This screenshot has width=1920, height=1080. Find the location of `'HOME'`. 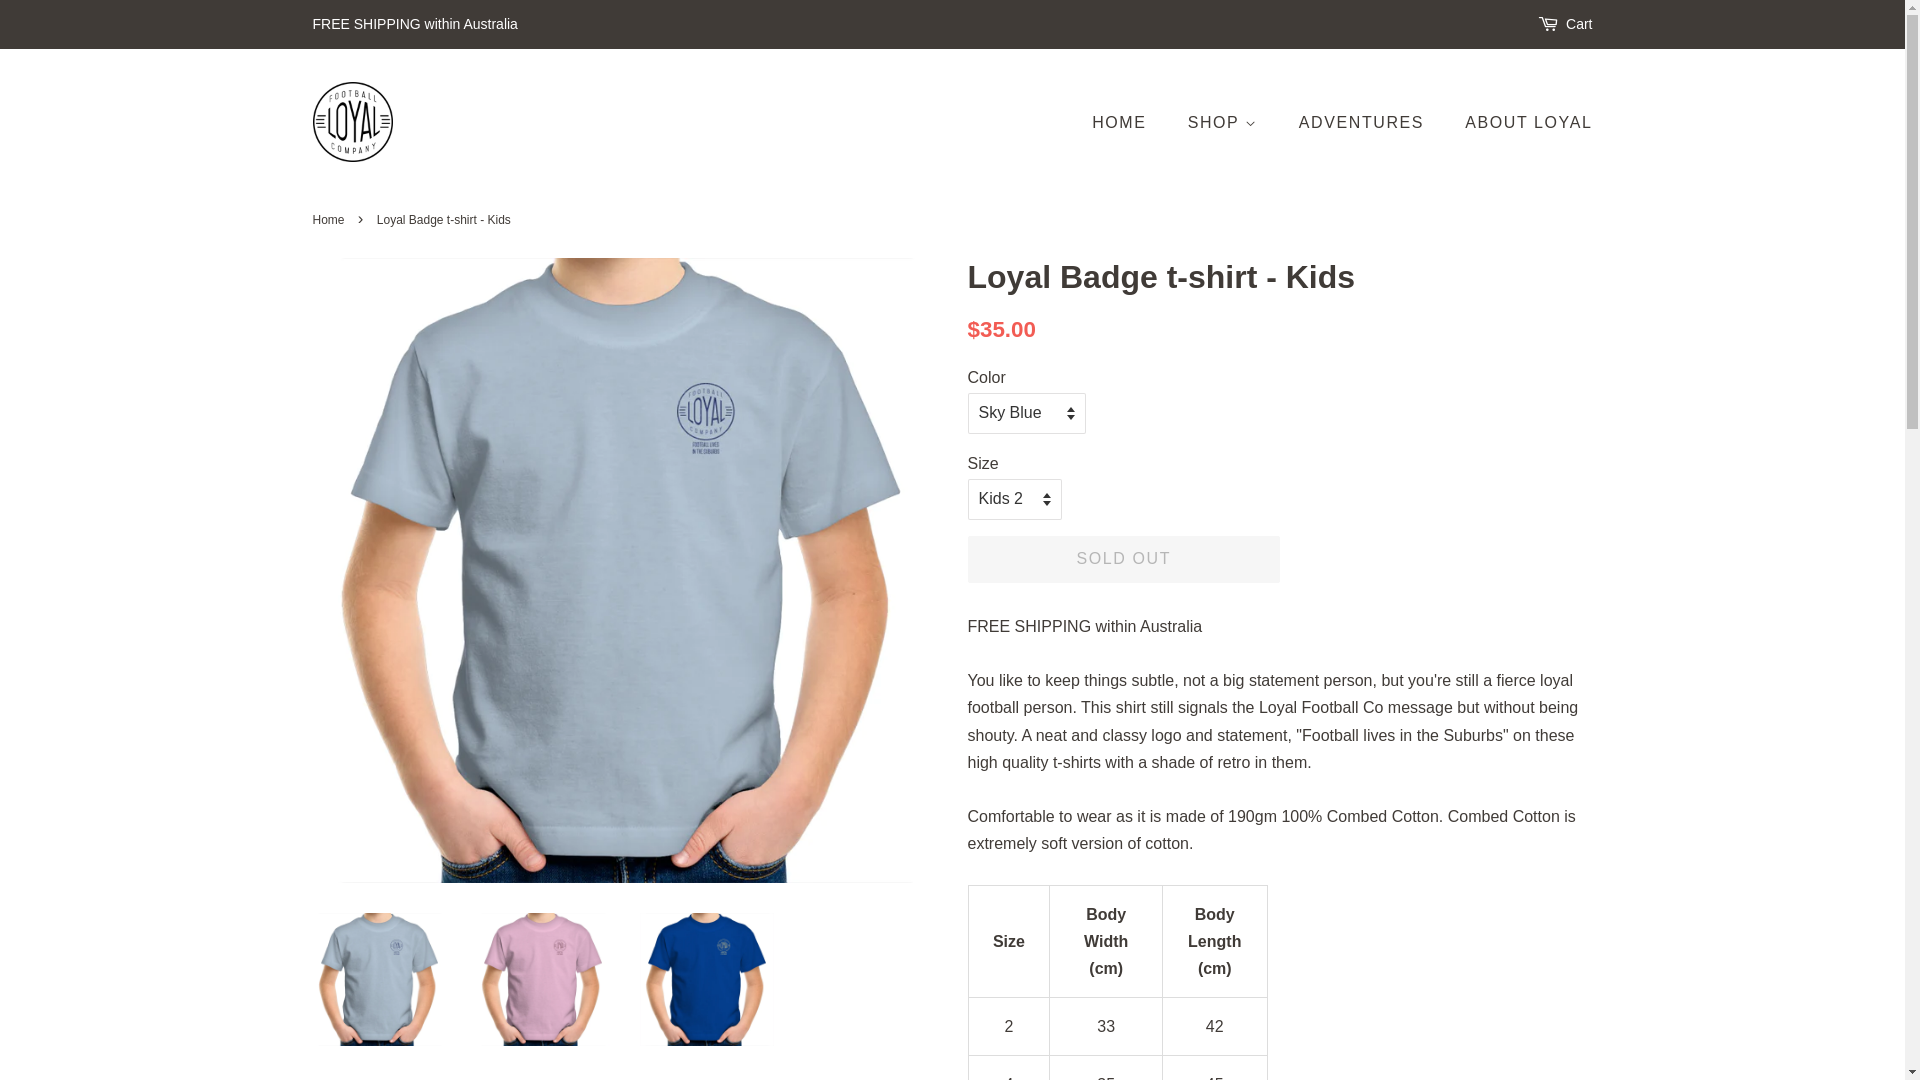

'HOME' is located at coordinates (1128, 122).